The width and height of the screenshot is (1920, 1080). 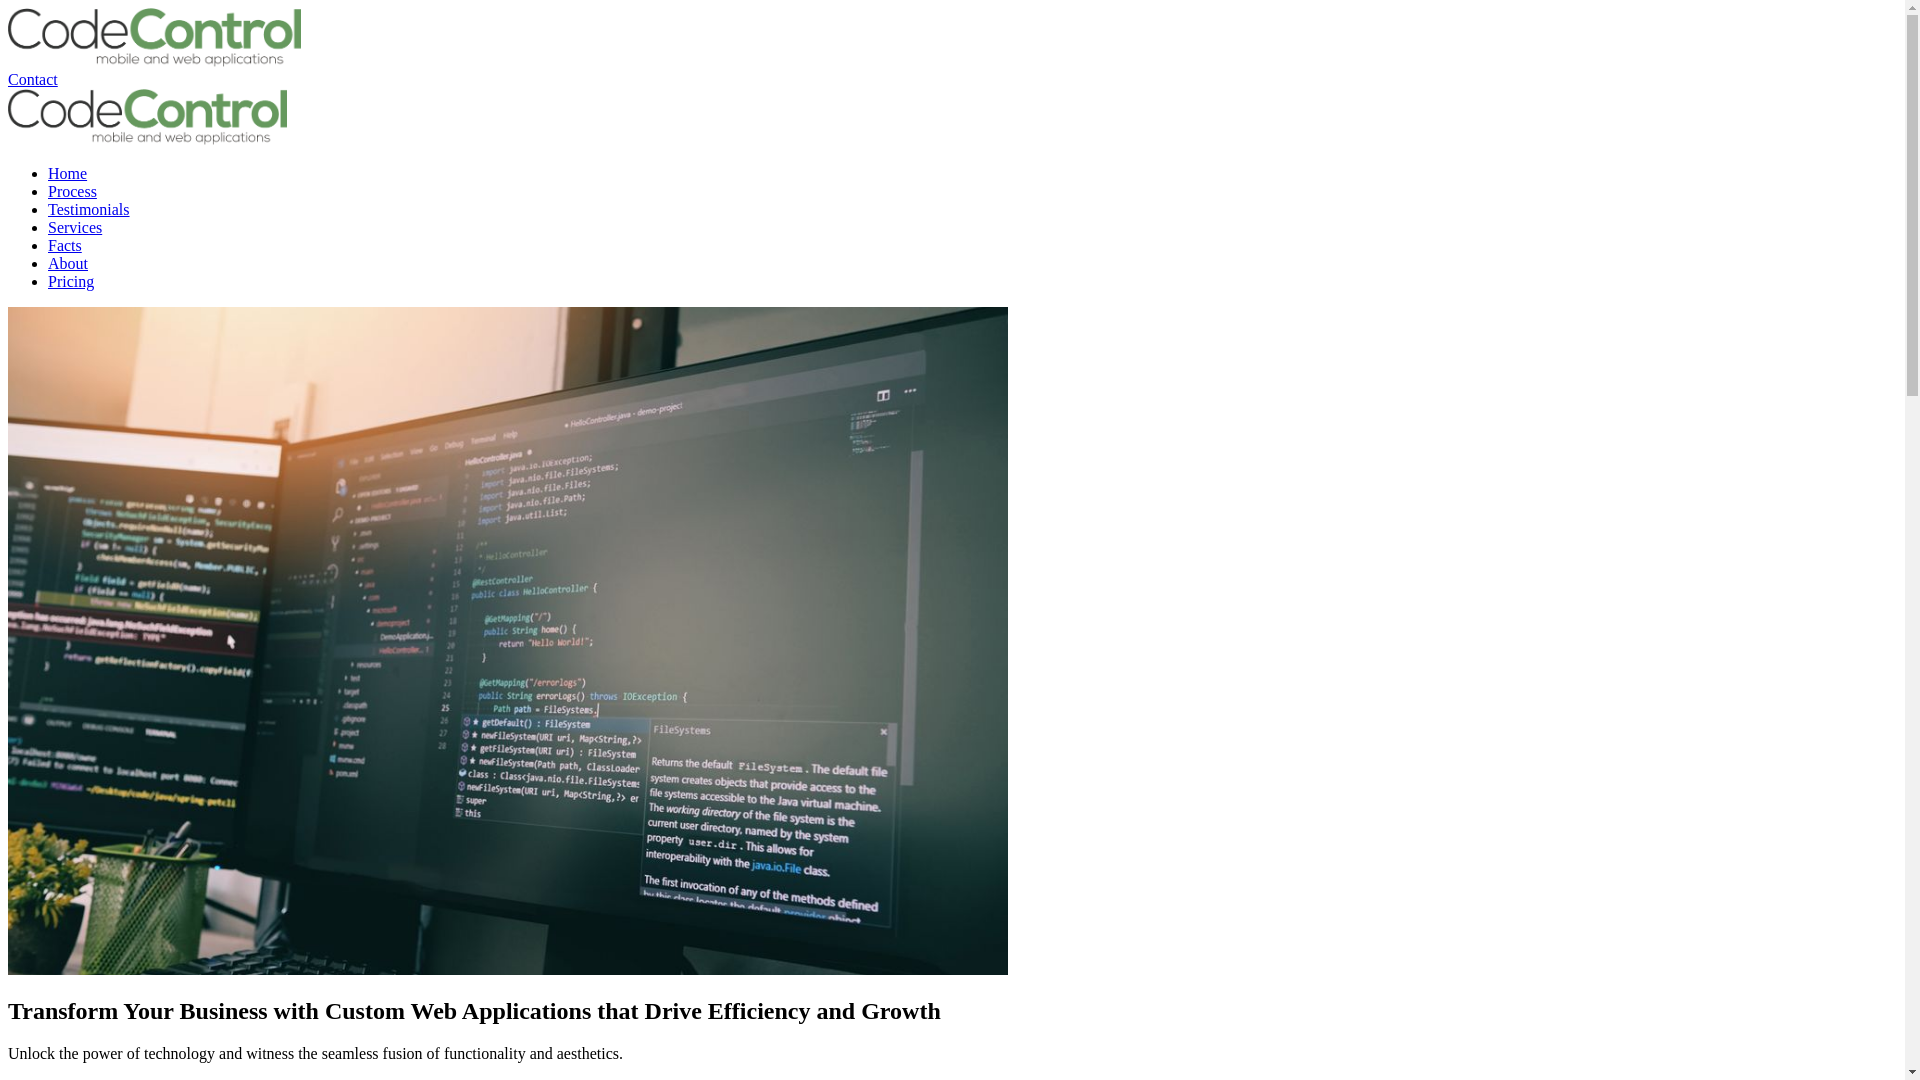 I want to click on 'Facts', so click(x=65, y=244).